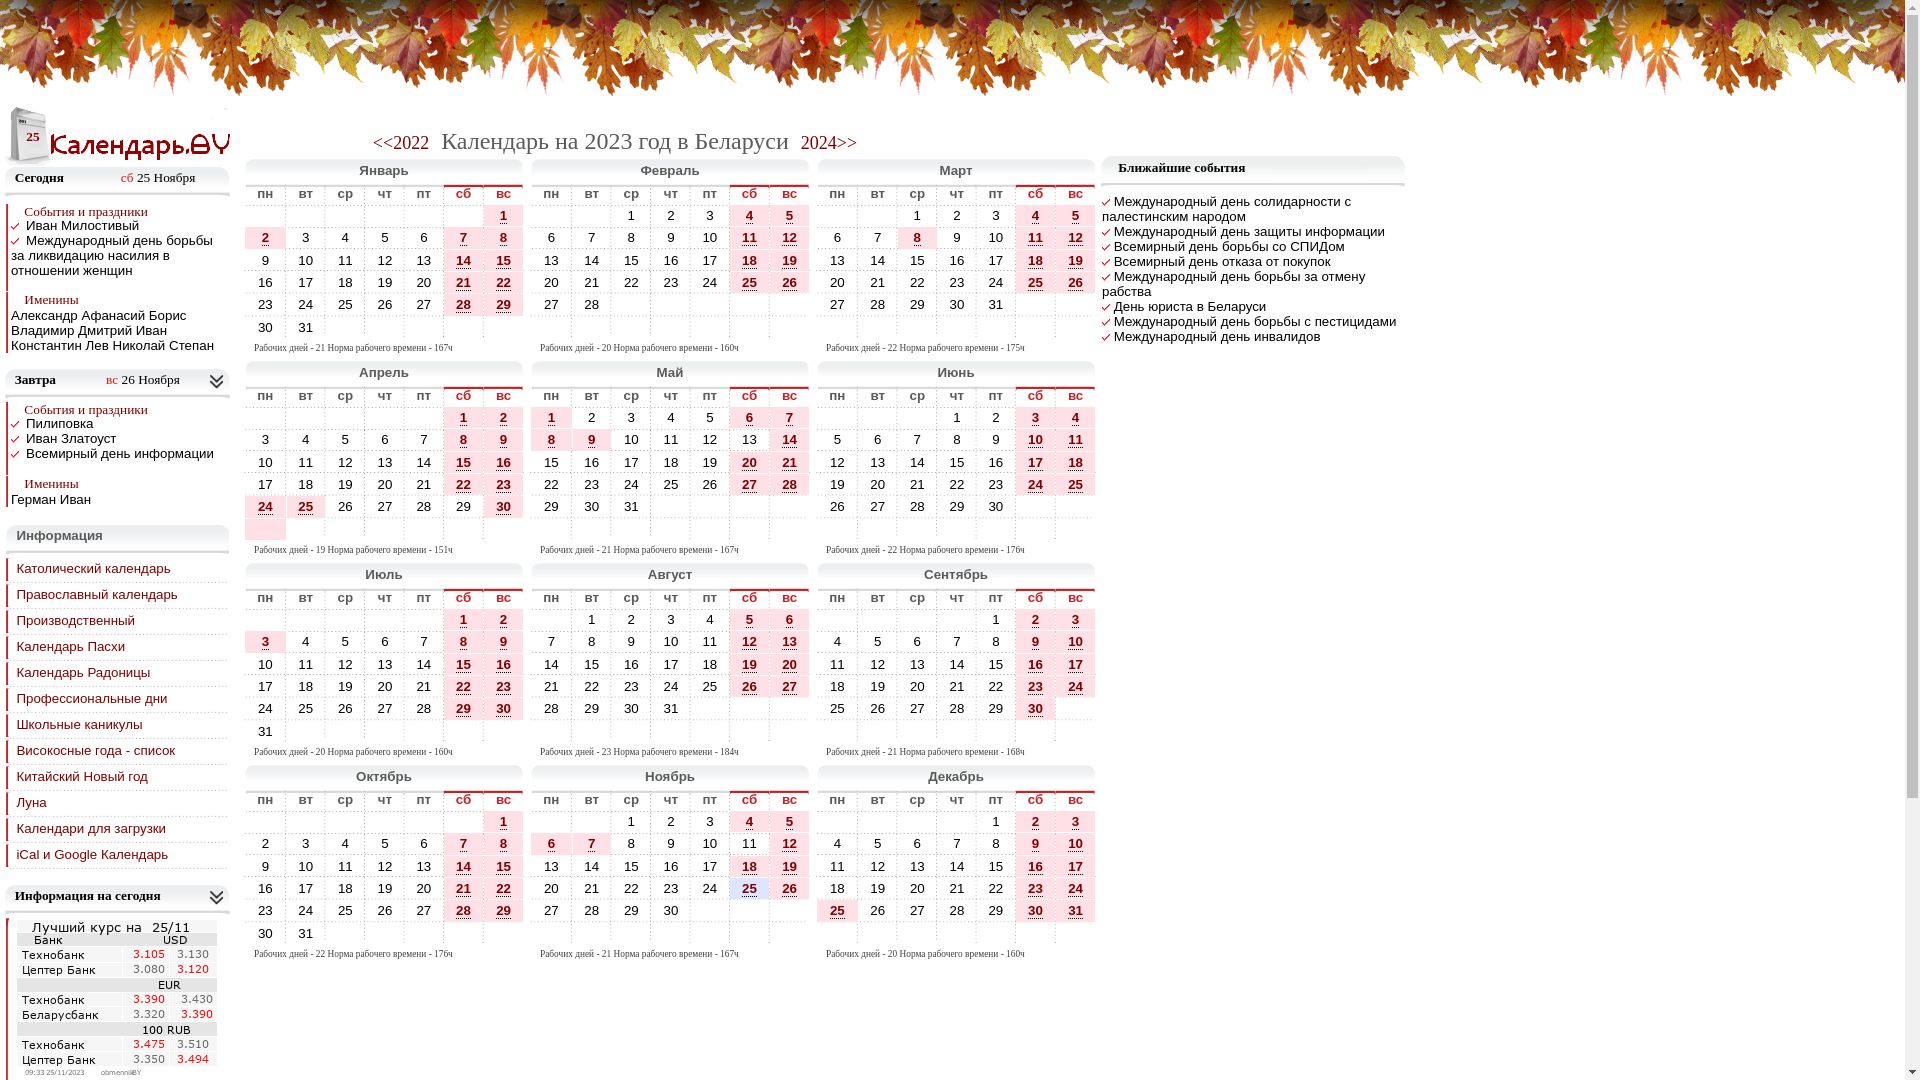 Image resolution: width=1920 pixels, height=1080 pixels. I want to click on '5', so click(380, 236).